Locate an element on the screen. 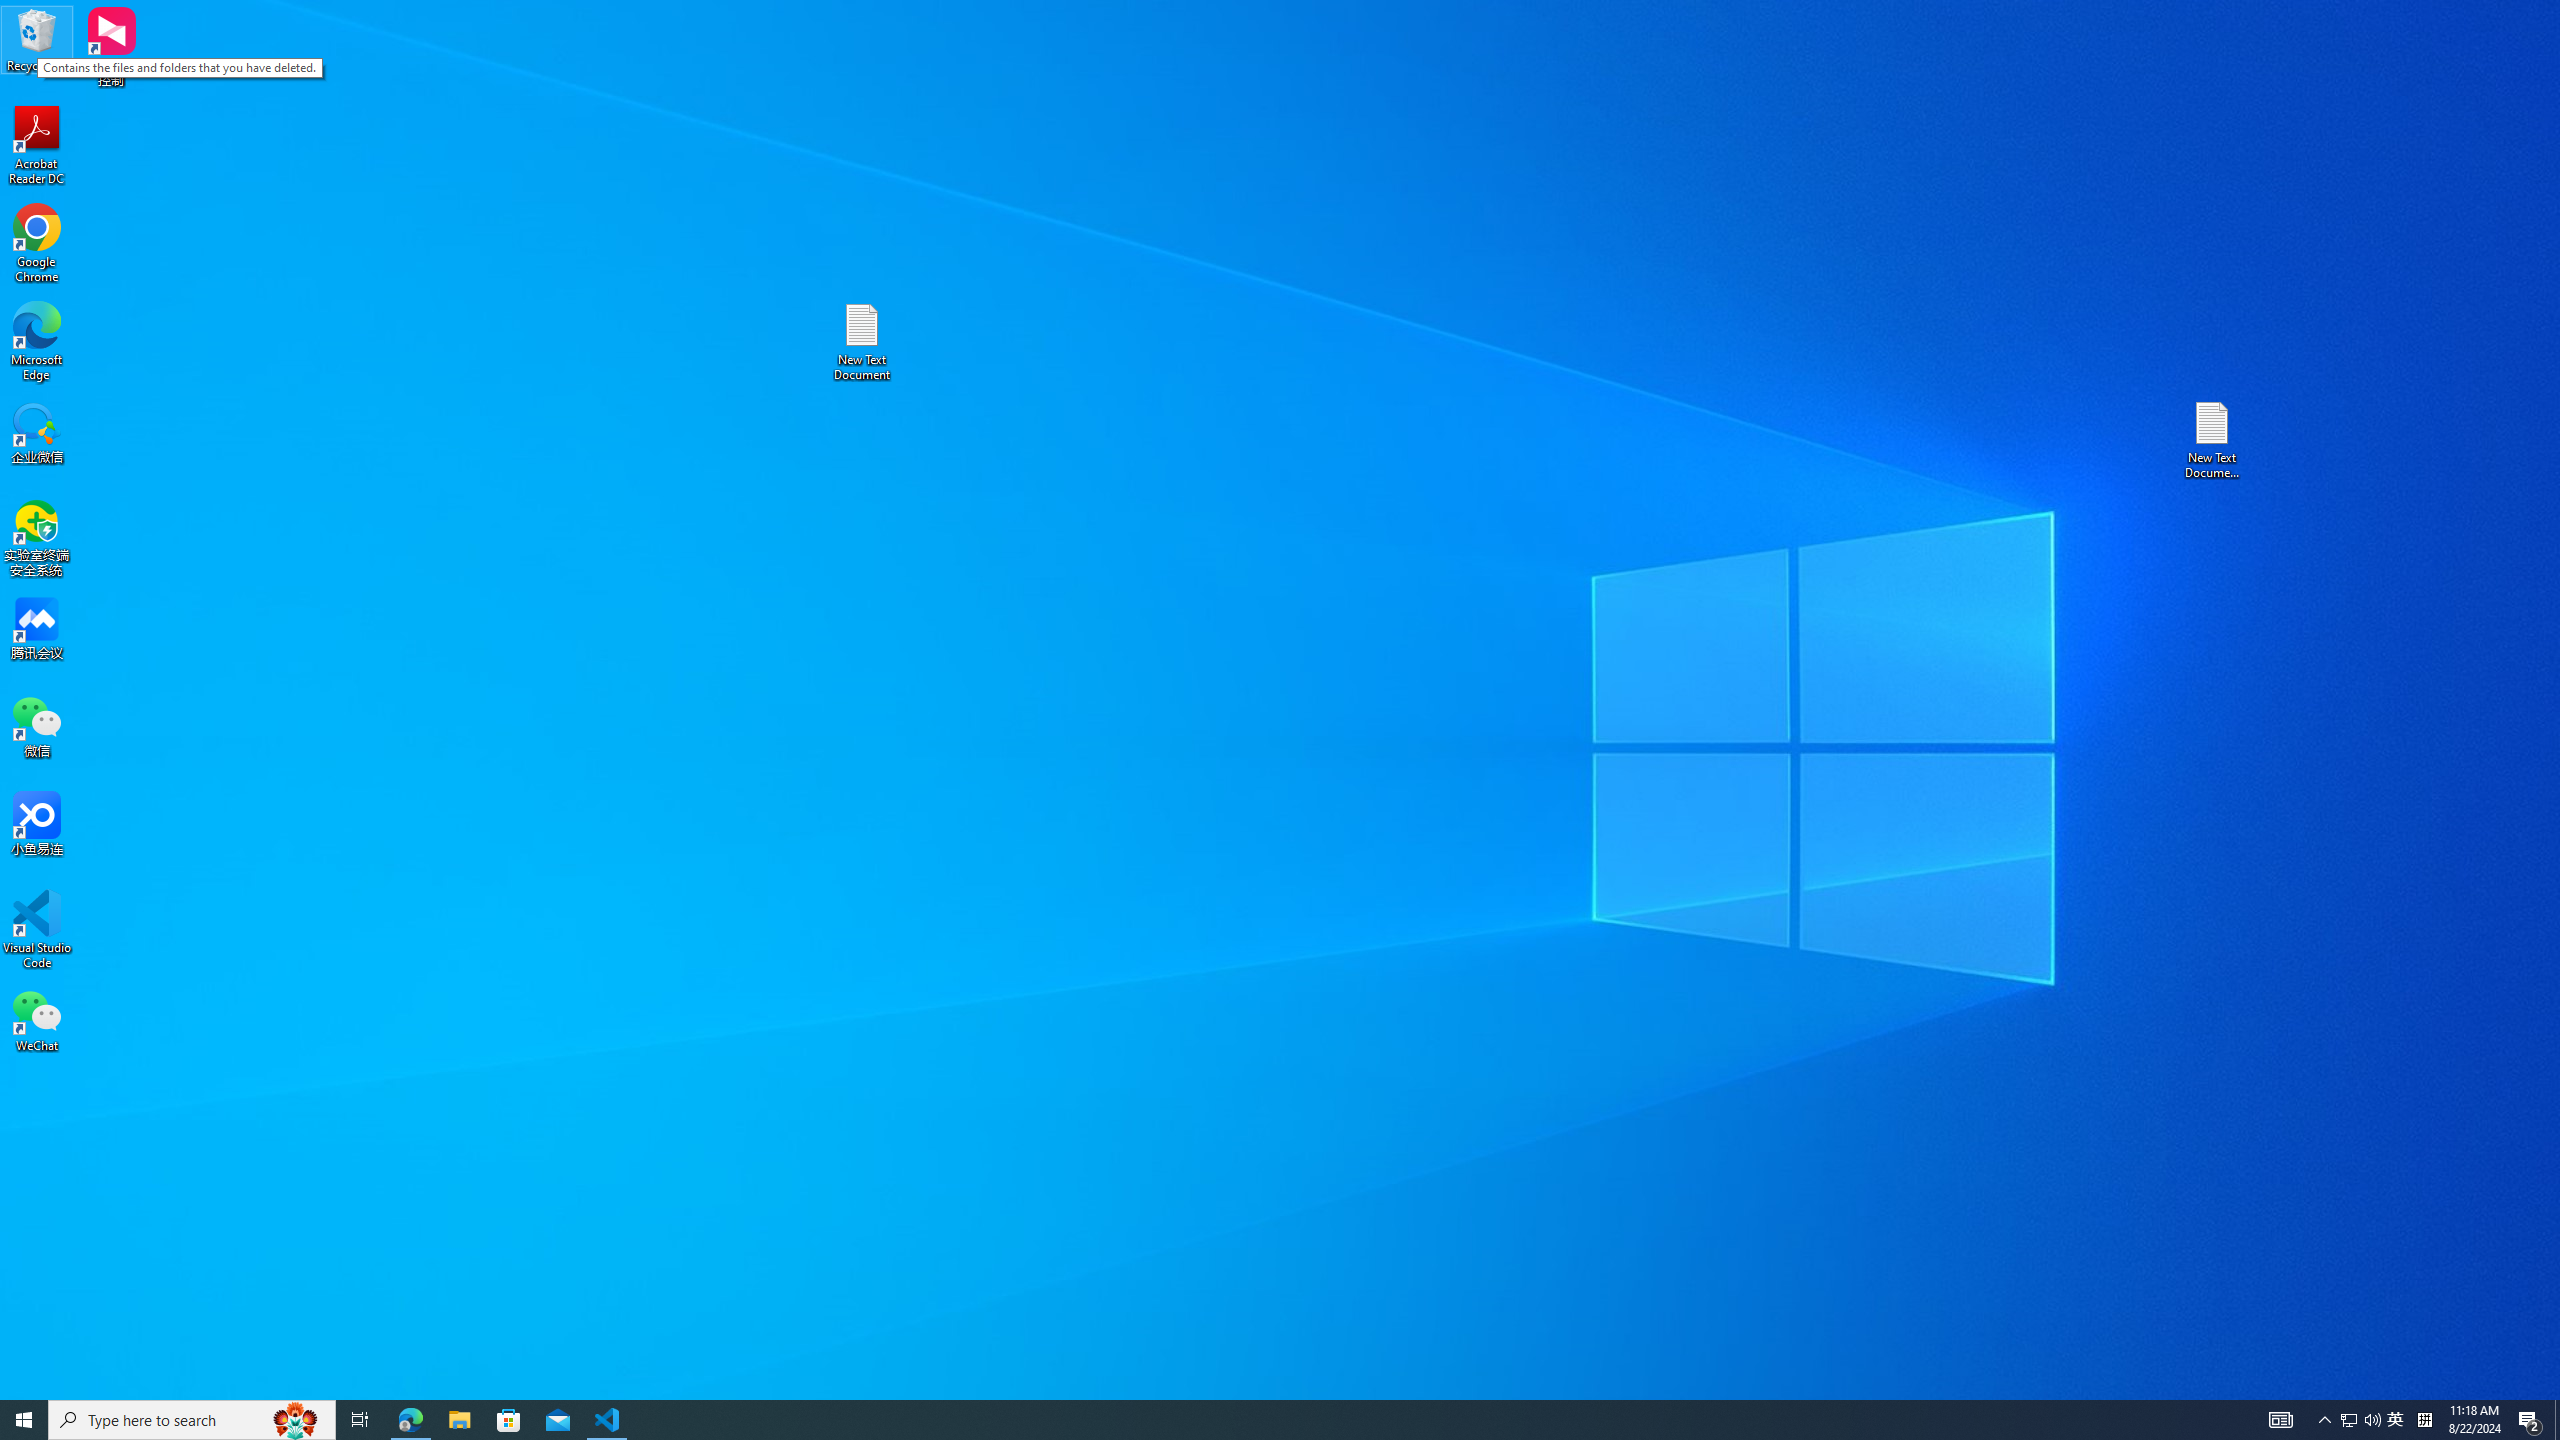  'WeChat' is located at coordinates (36, 1019).